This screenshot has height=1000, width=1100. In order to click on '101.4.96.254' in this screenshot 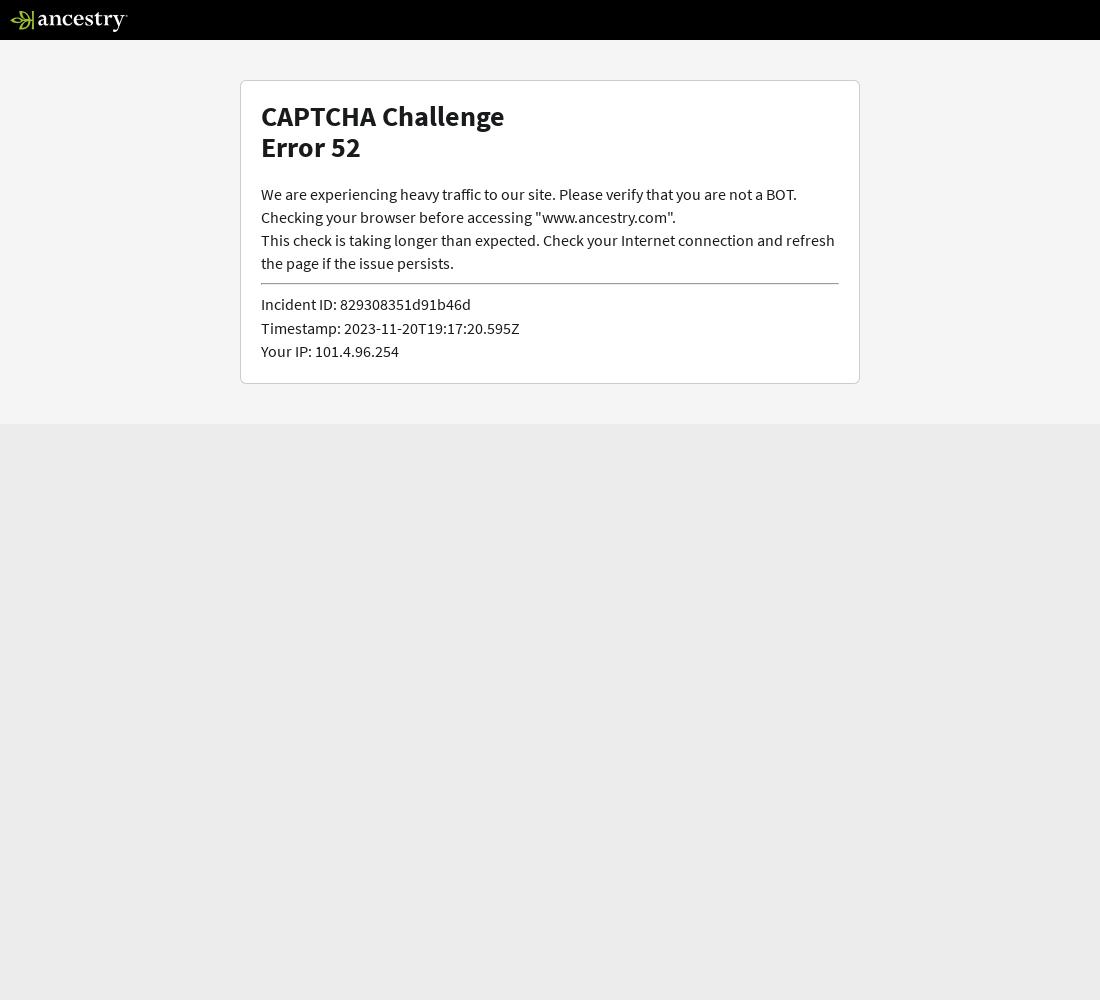, I will do `click(356, 349)`.